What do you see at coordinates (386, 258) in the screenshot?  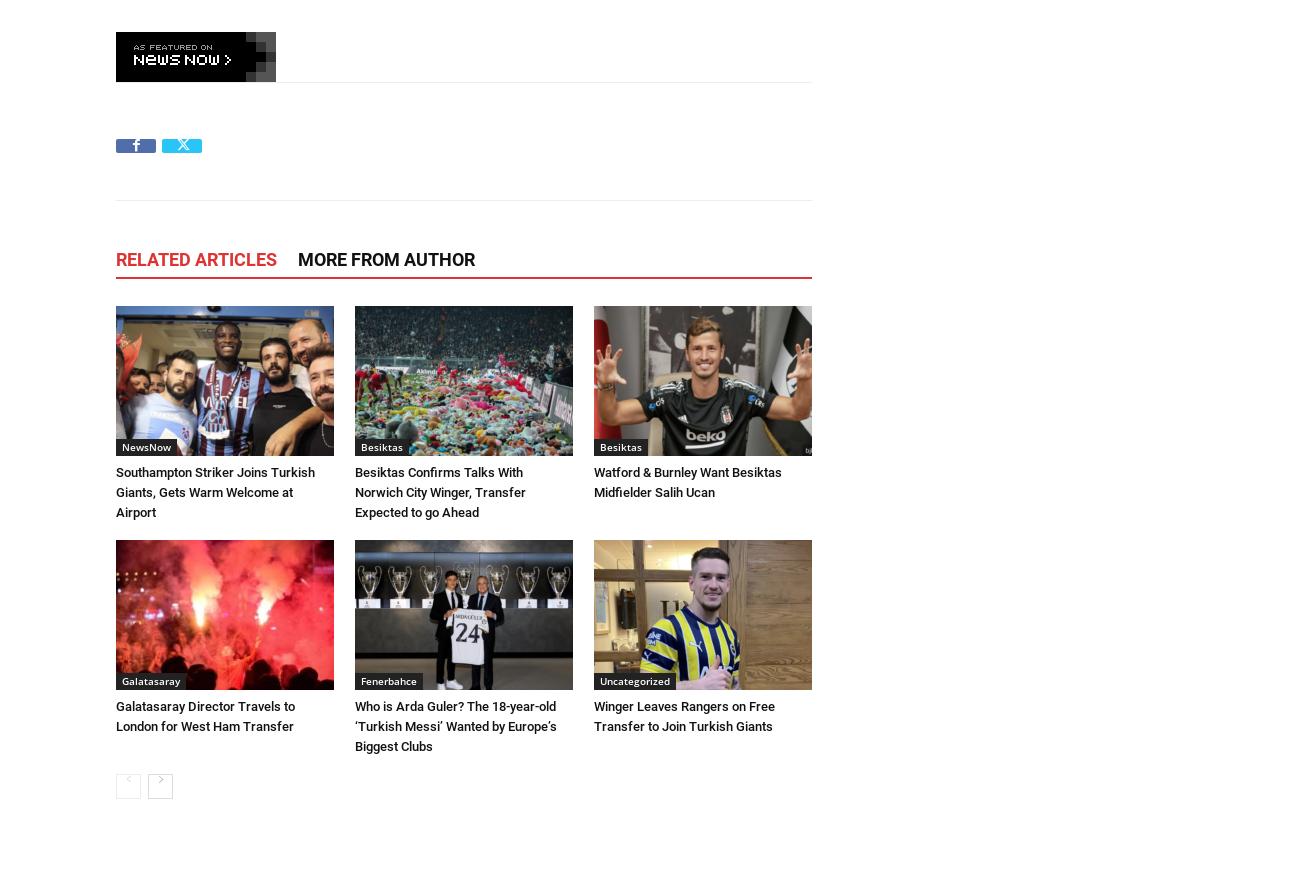 I see `'MORE FROM AUTHOR'` at bounding box center [386, 258].